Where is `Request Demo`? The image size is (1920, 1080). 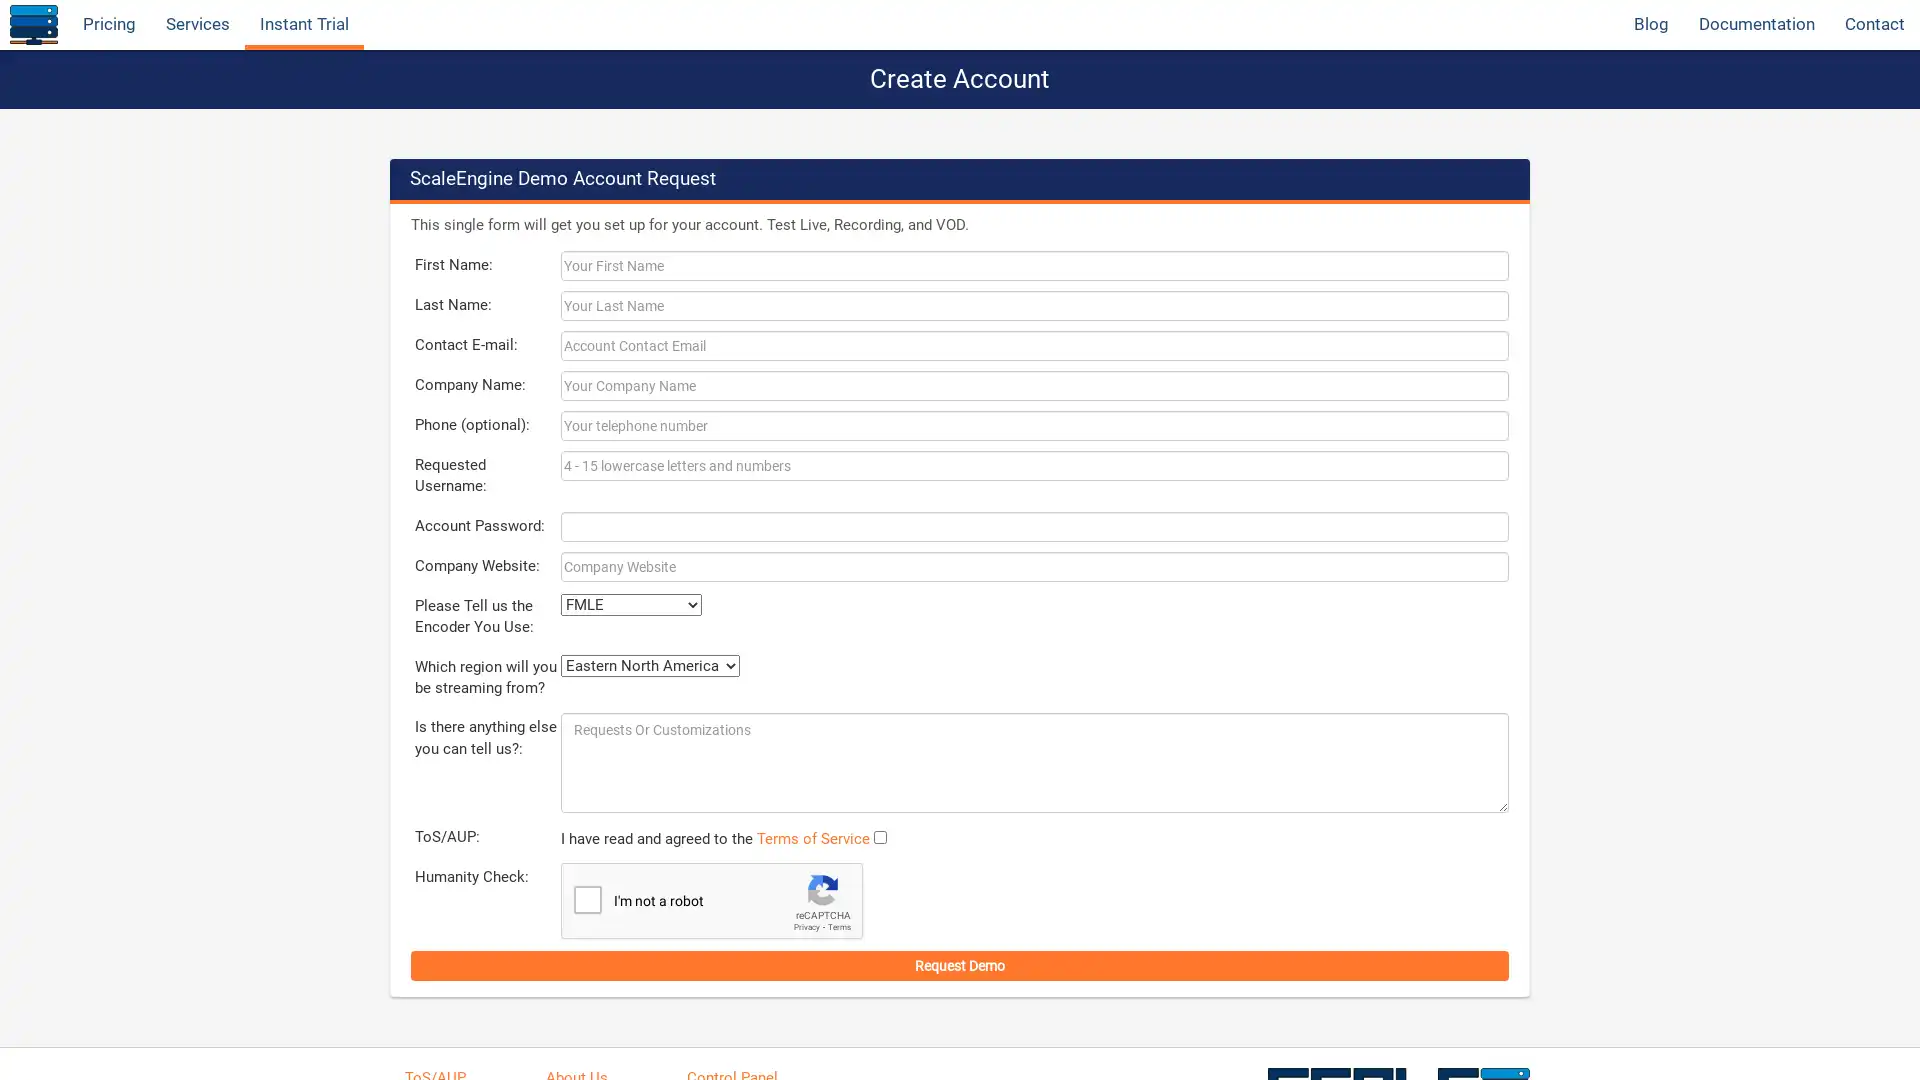
Request Demo is located at coordinates (960, 963).